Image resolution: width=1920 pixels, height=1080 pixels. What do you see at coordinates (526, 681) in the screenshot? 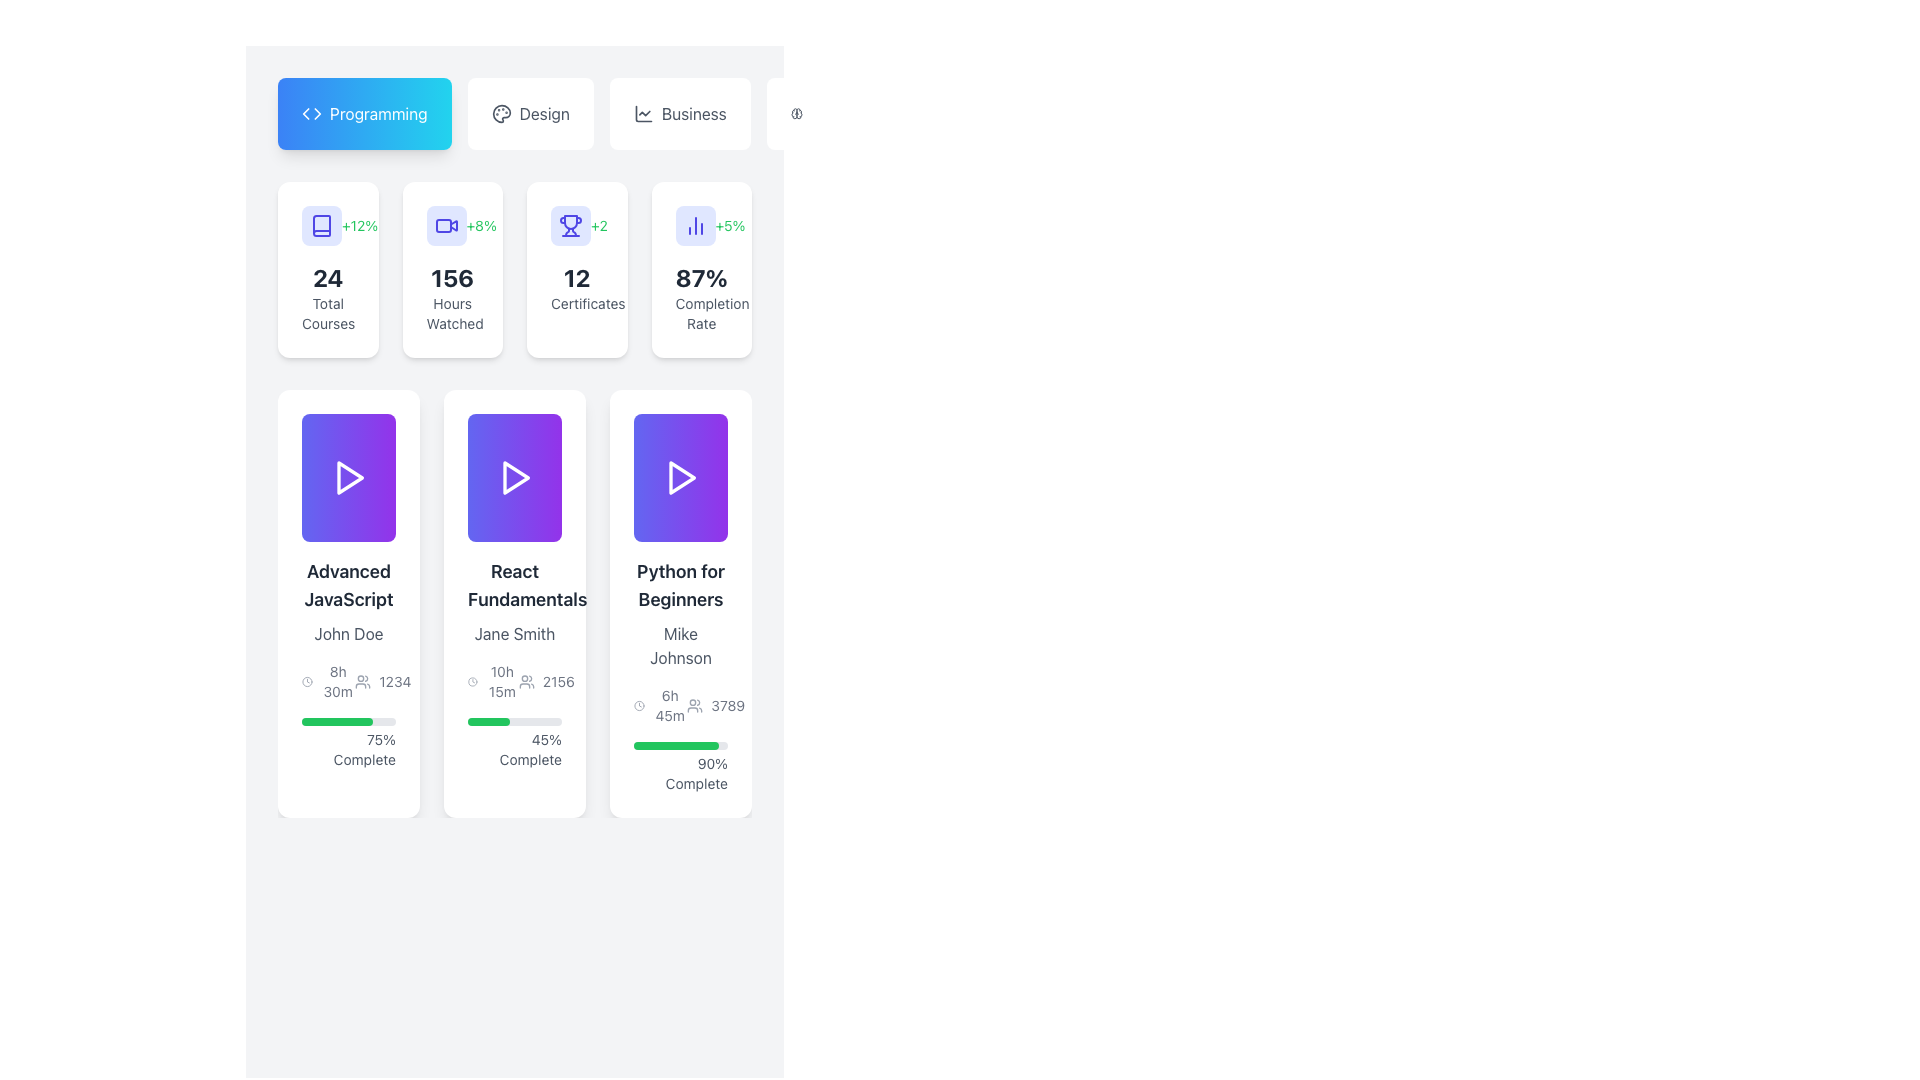
I see `the user icon located beside the text '2156' in the second card of the series` at bounding box center [526, 681].